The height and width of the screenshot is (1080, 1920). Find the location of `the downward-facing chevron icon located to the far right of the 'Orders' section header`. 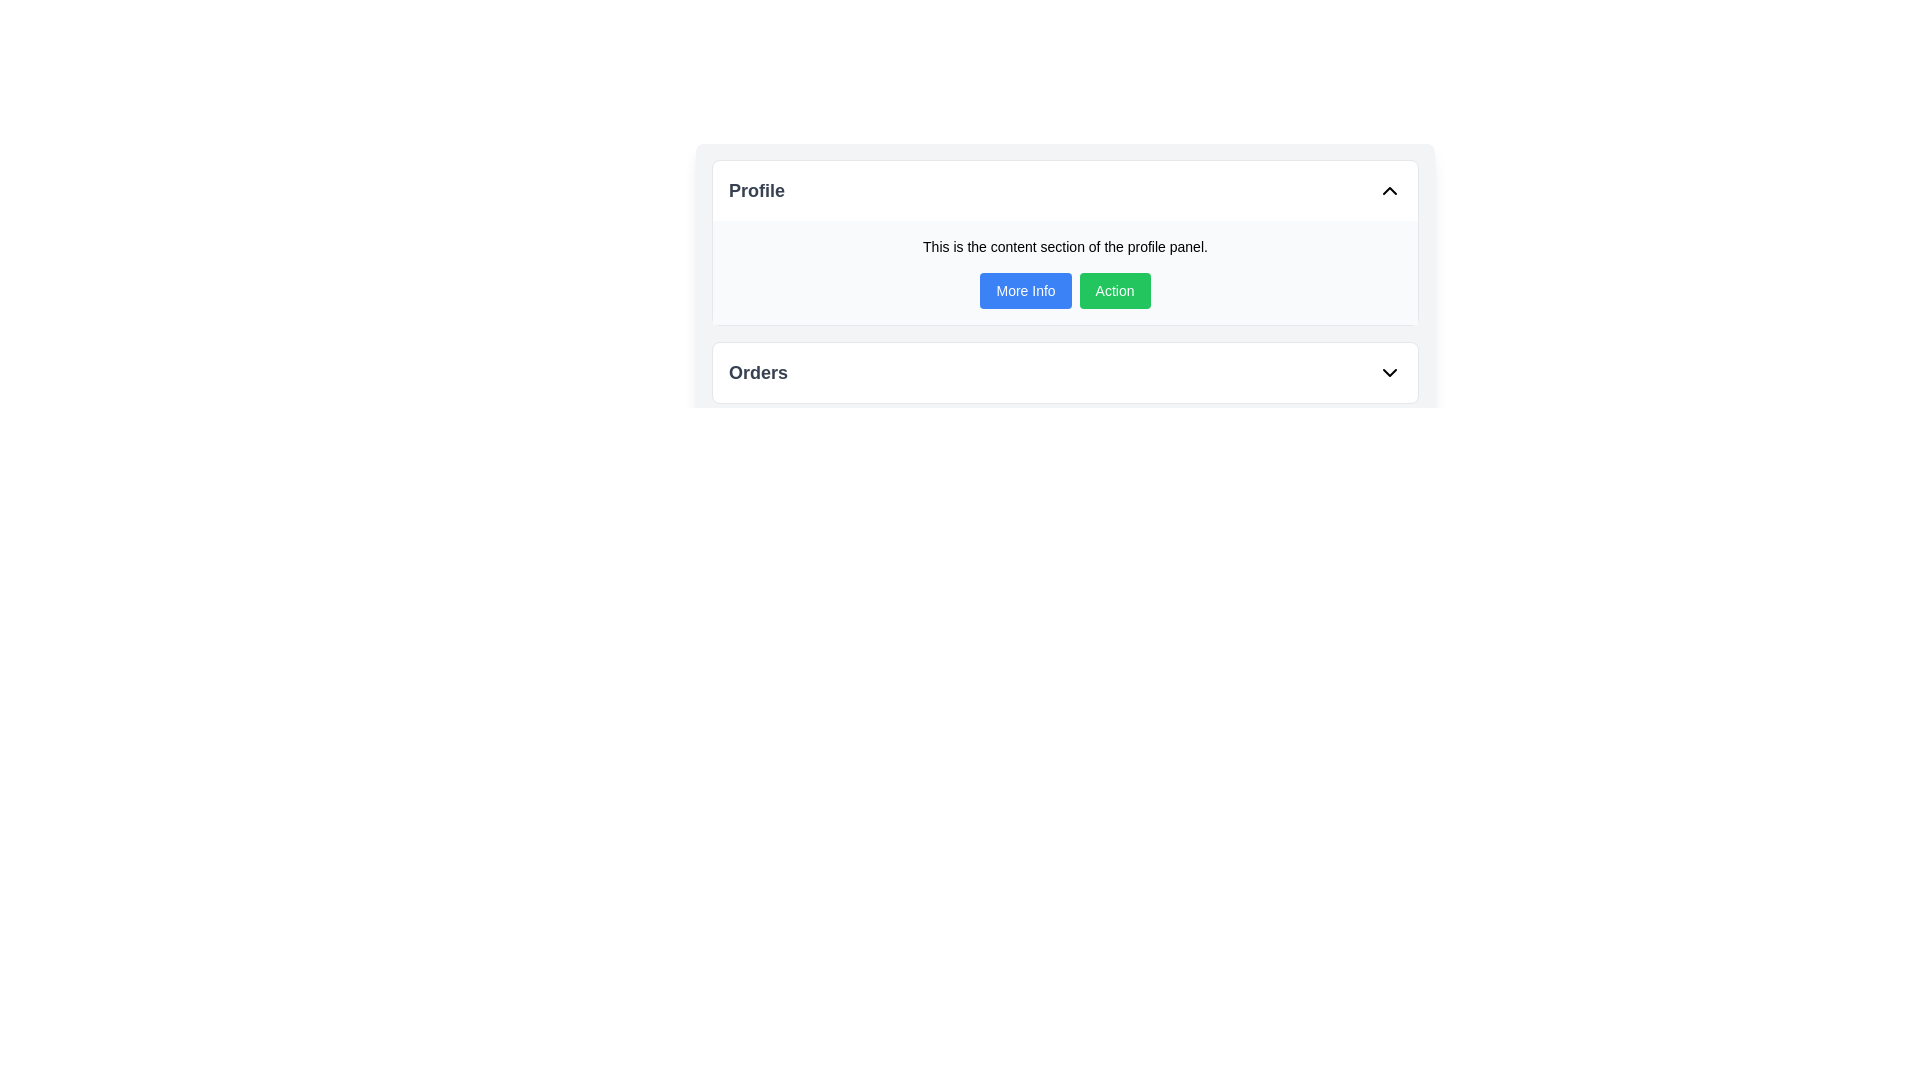

the downward-facing chevron icon located to the far right of the 'Orders' section header is located at coordinates (1389, 373).